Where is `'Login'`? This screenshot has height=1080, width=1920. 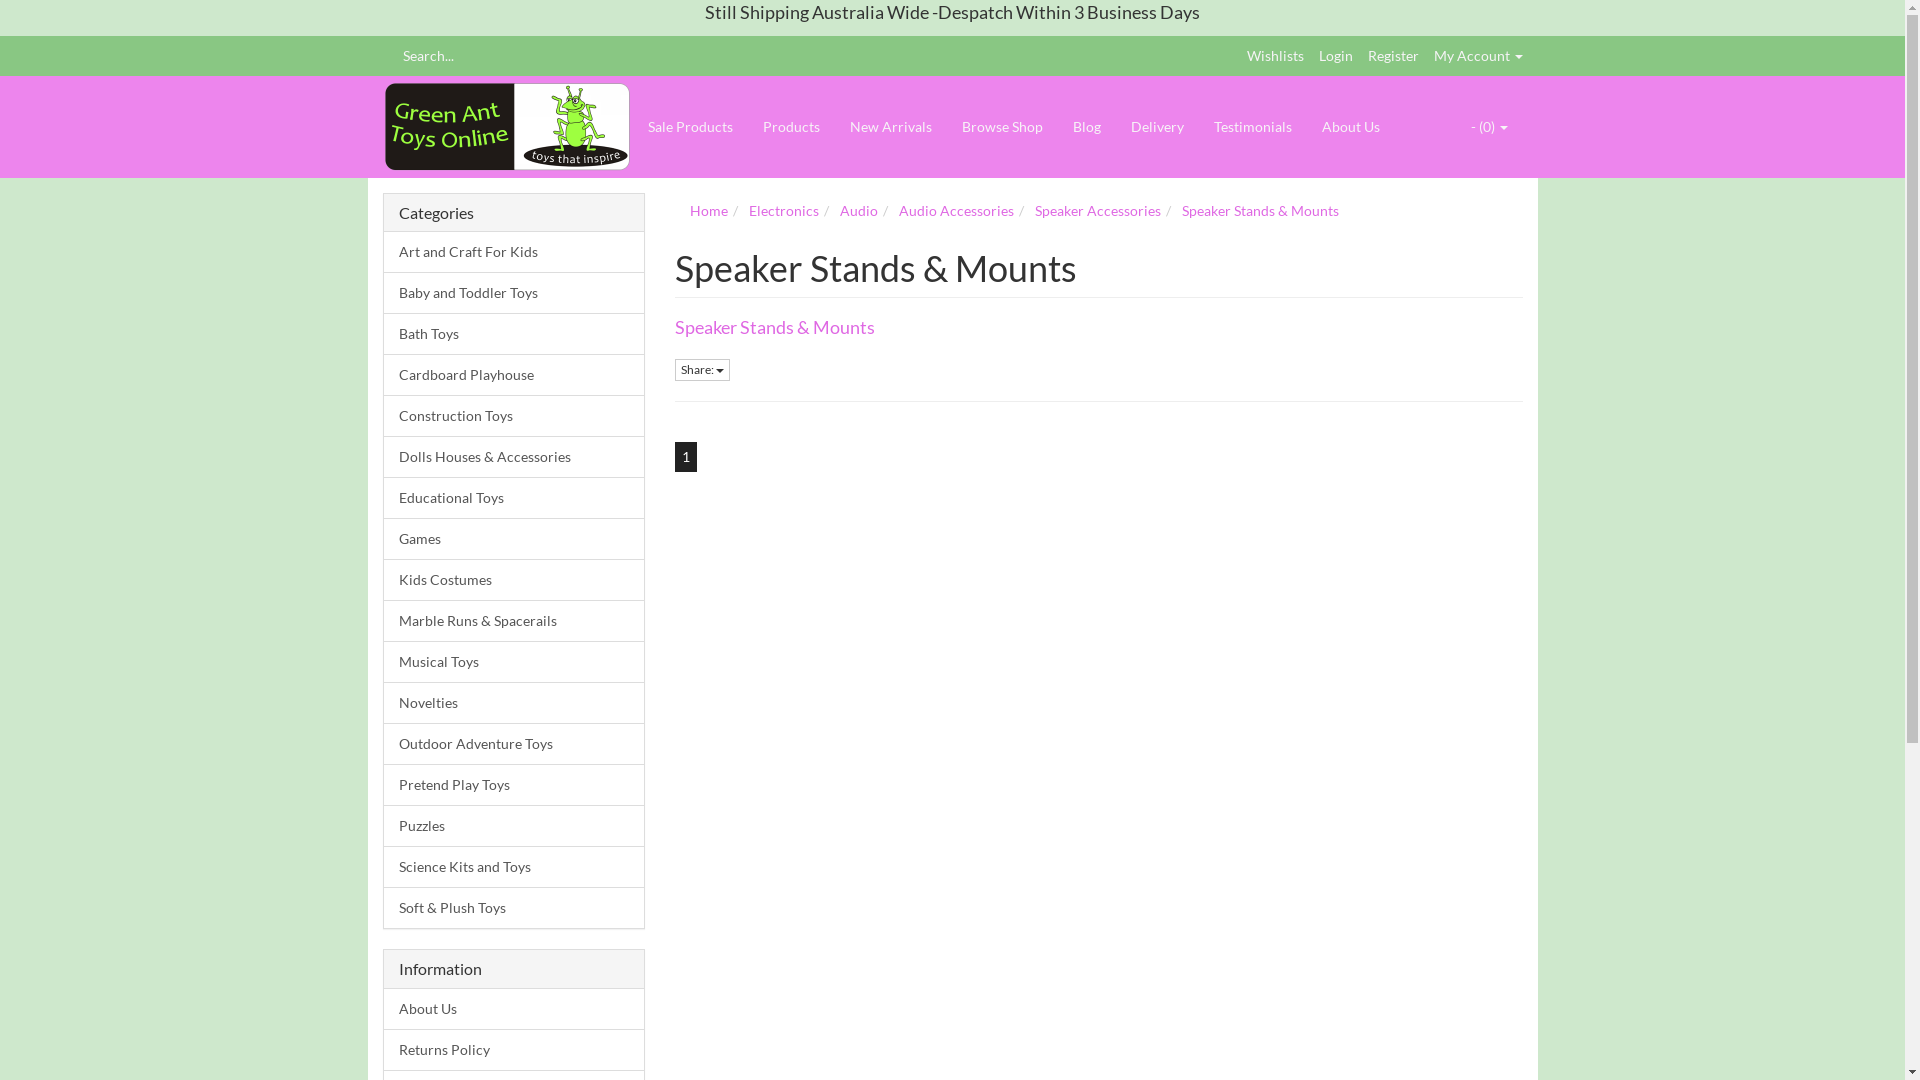
'Login' is located at coordinates (1334, 54).